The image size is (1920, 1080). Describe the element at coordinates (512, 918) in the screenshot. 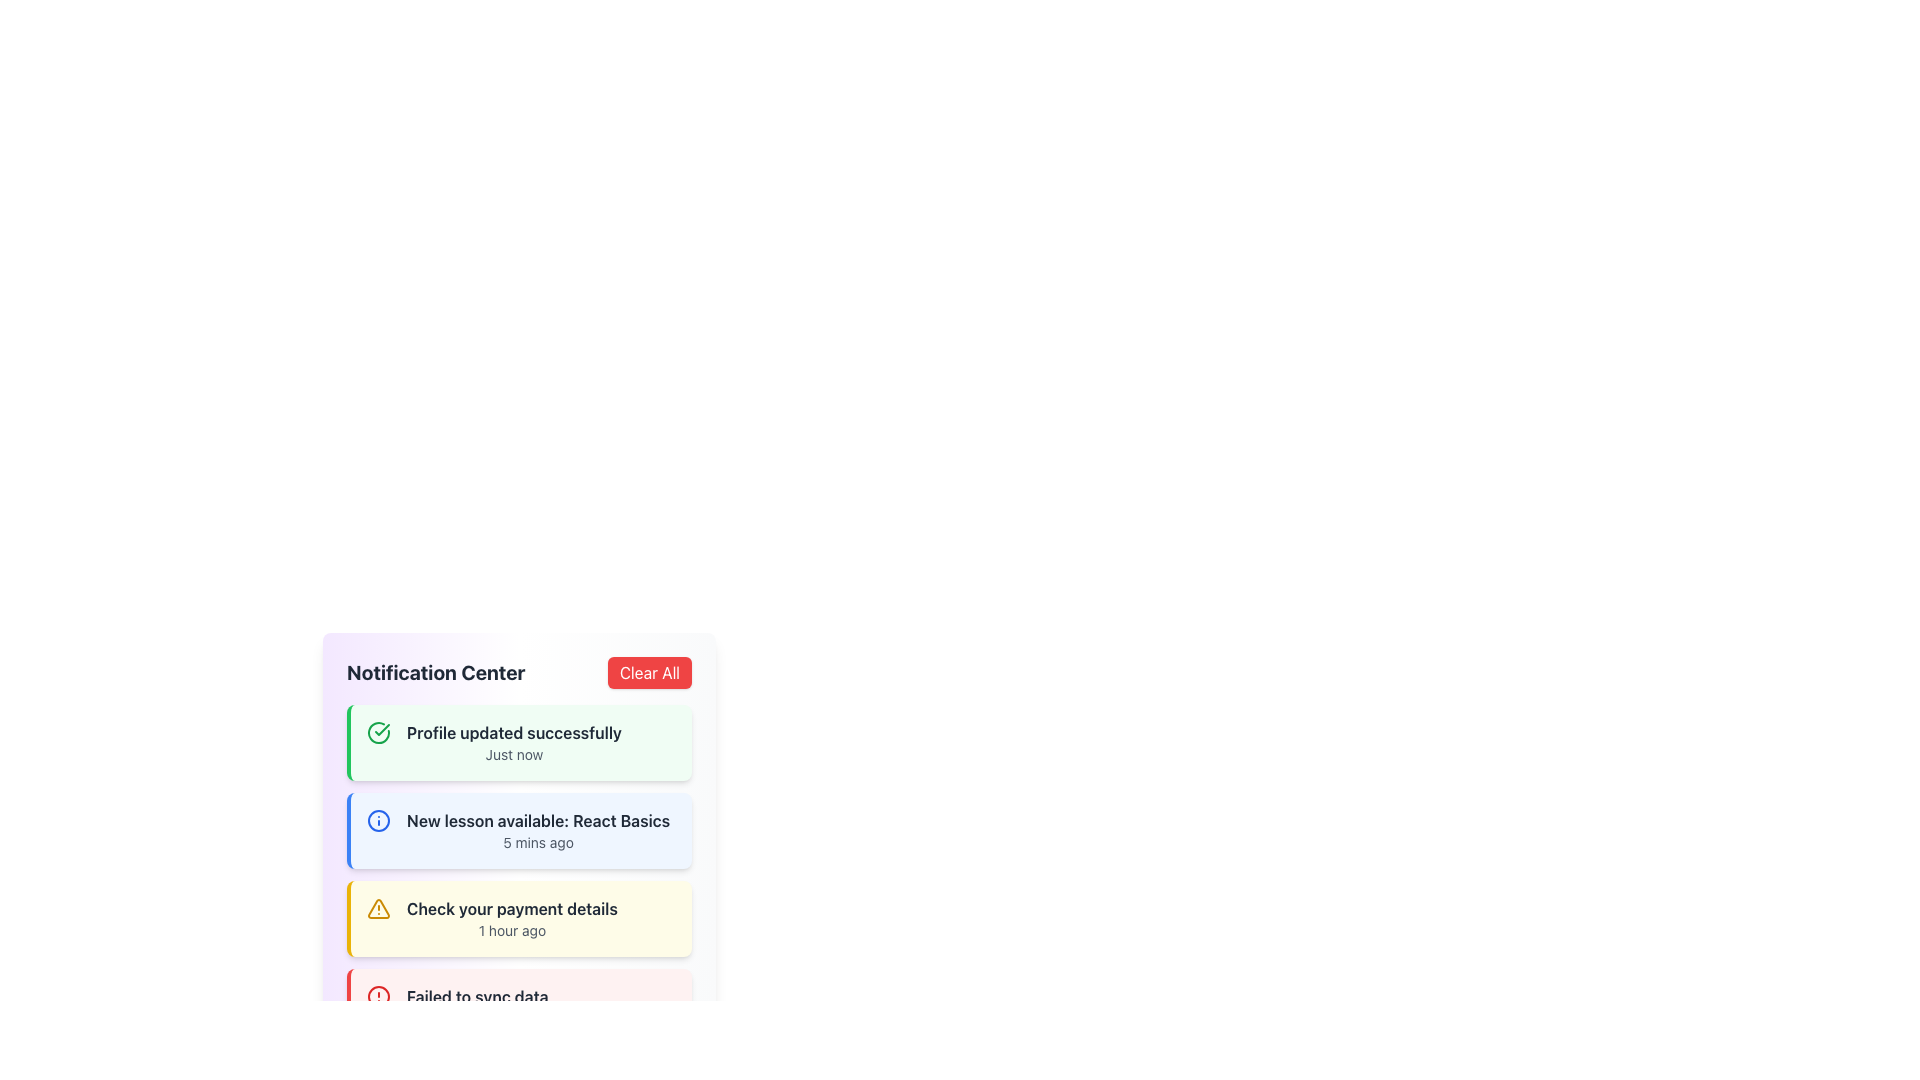

I see `the notification card informing about checking payment details` at that location.